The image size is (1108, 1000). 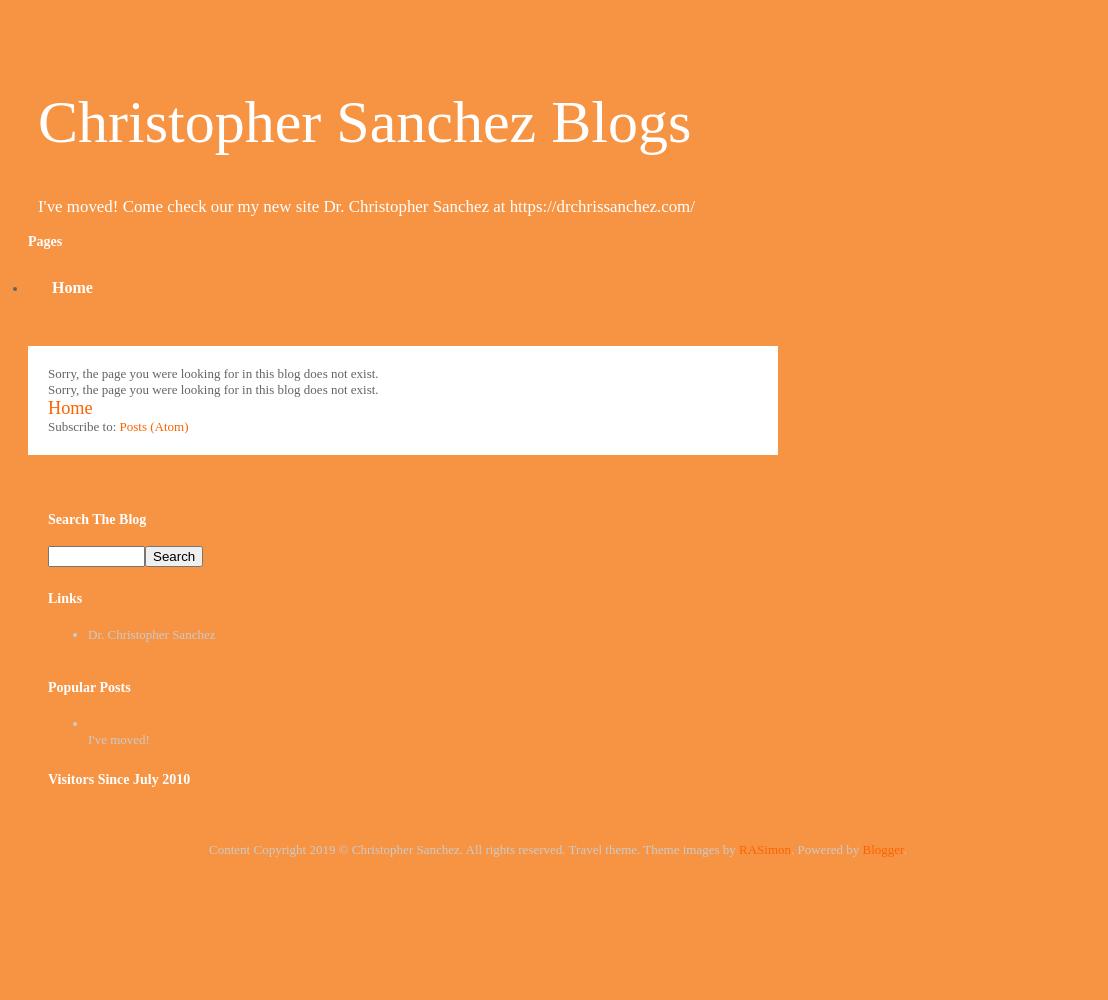 What do you see at coordinates (150, 634) in the screenshot?
I see `'Dr. Christopher Sanchez'` at bounding box center [150, 634].